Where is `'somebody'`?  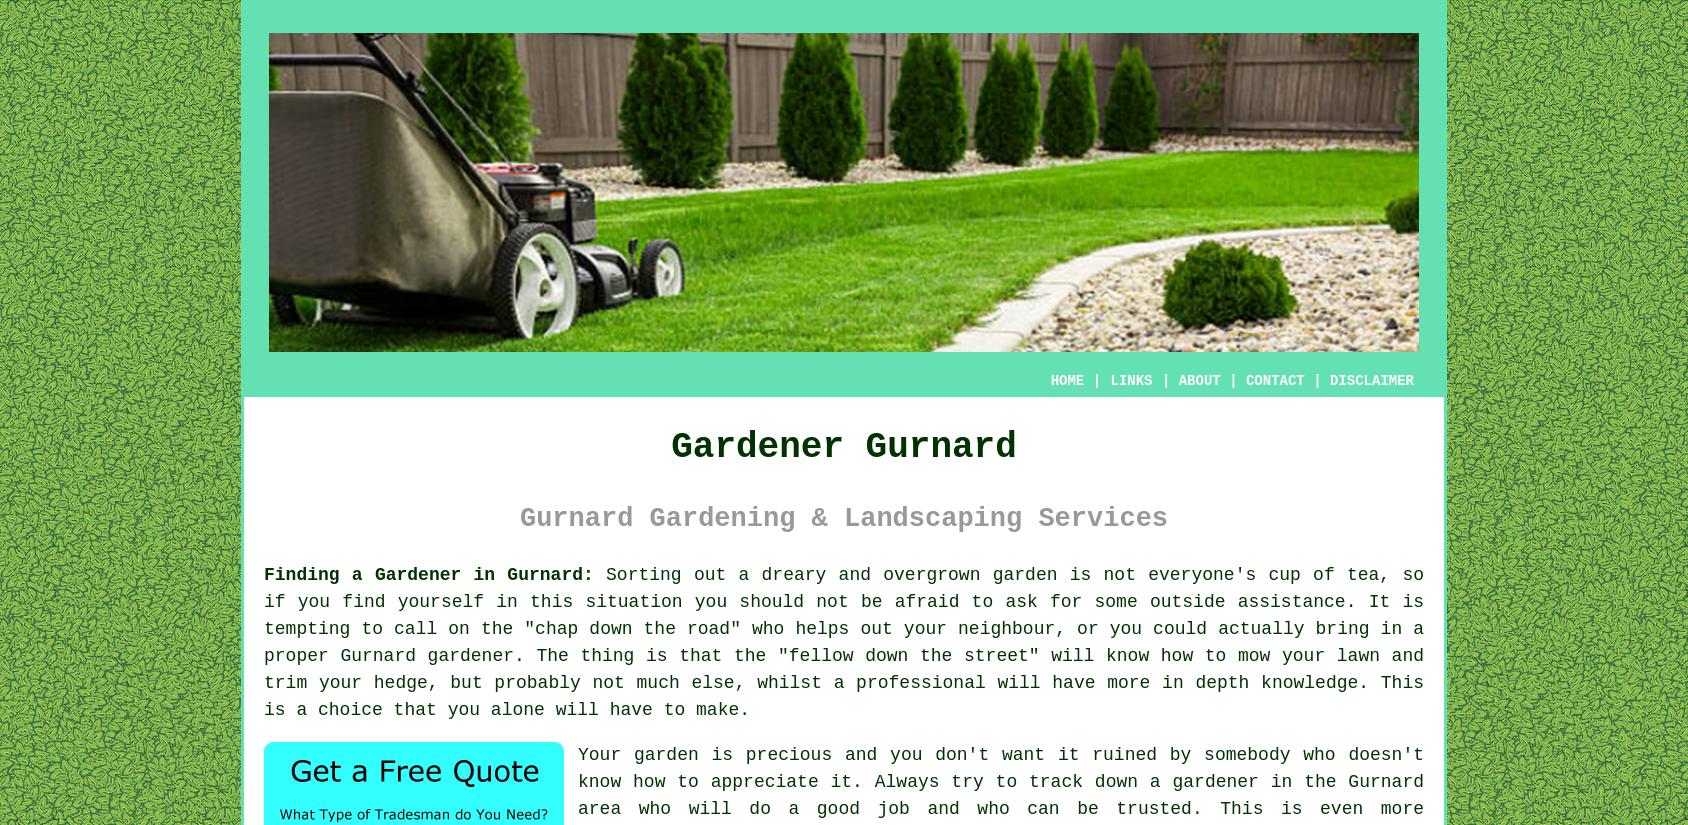
'somebody' is located at coordinates (1246, 755).